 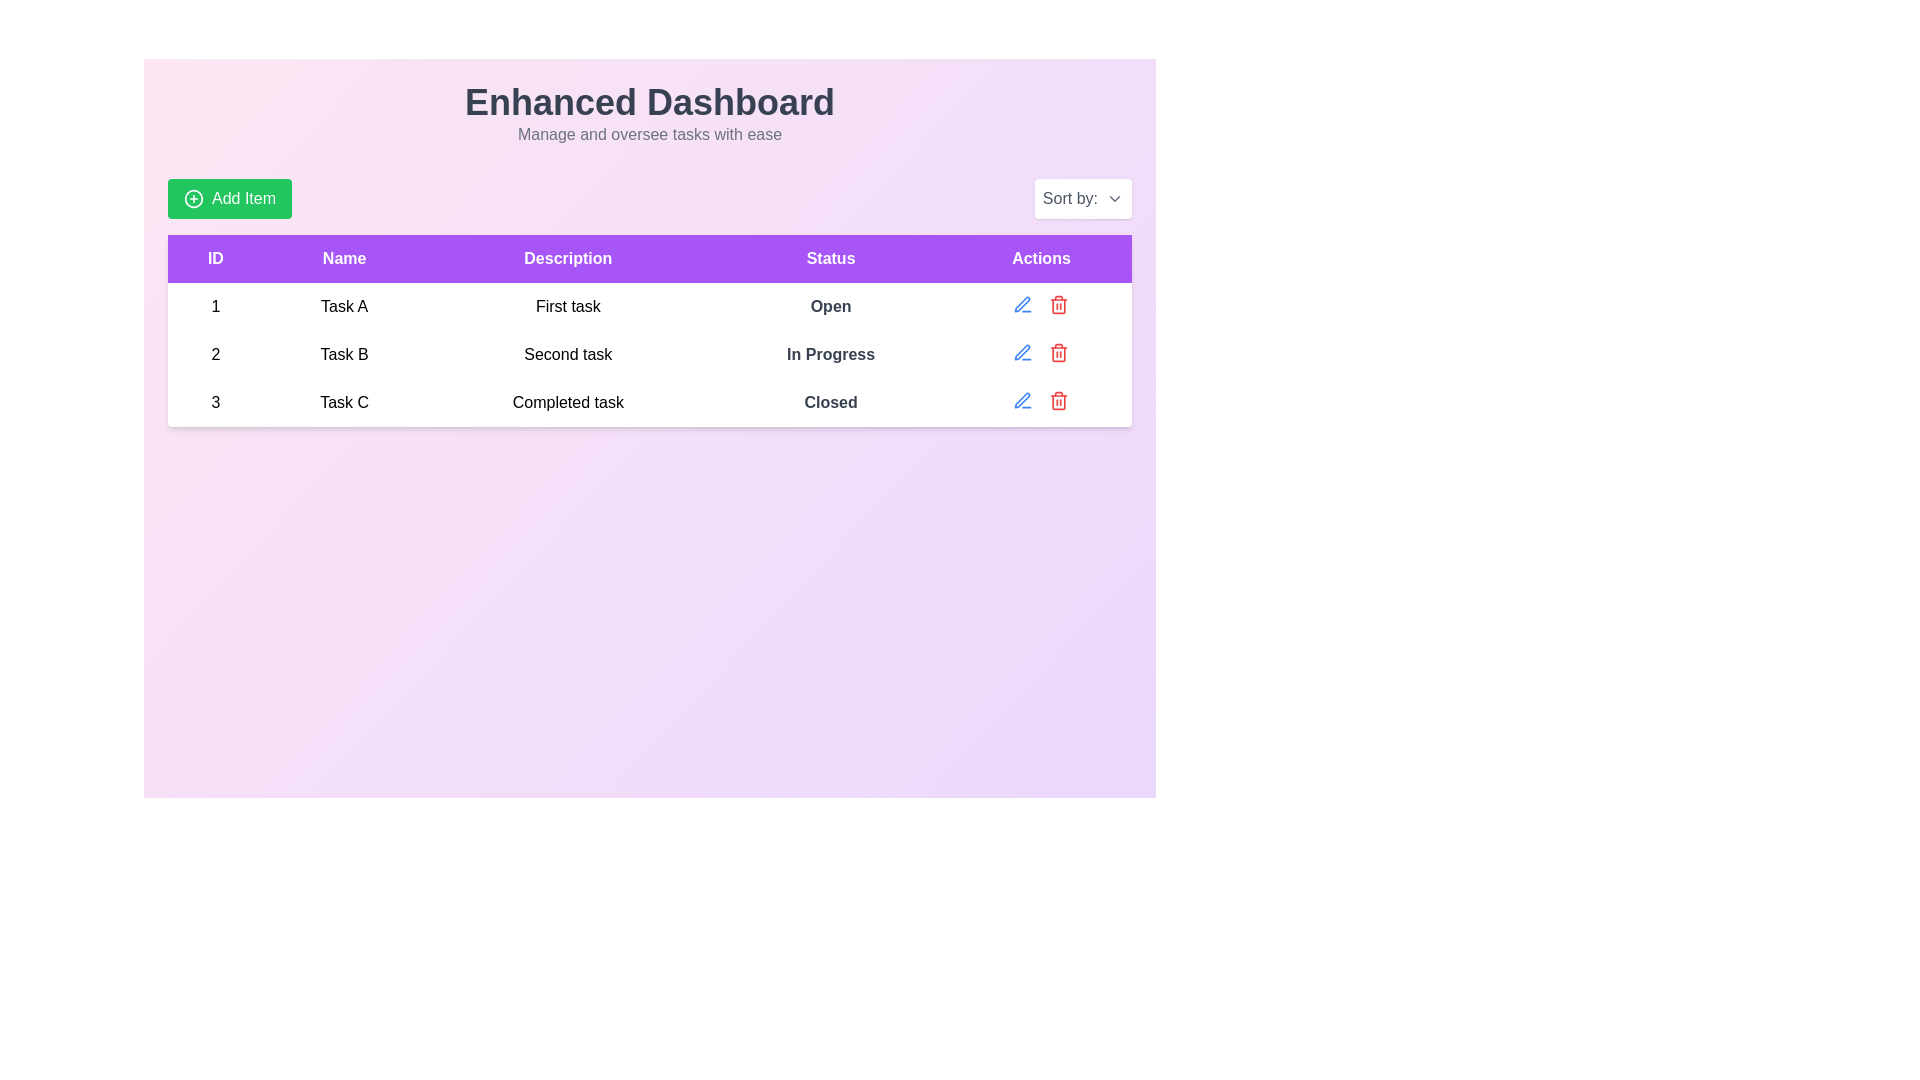 What do you see at coordinates (1023, 352) in the screenshot?
I see `the first icon in the 'Actions' column of the second row in the table` at bounding box center [1023, 352].